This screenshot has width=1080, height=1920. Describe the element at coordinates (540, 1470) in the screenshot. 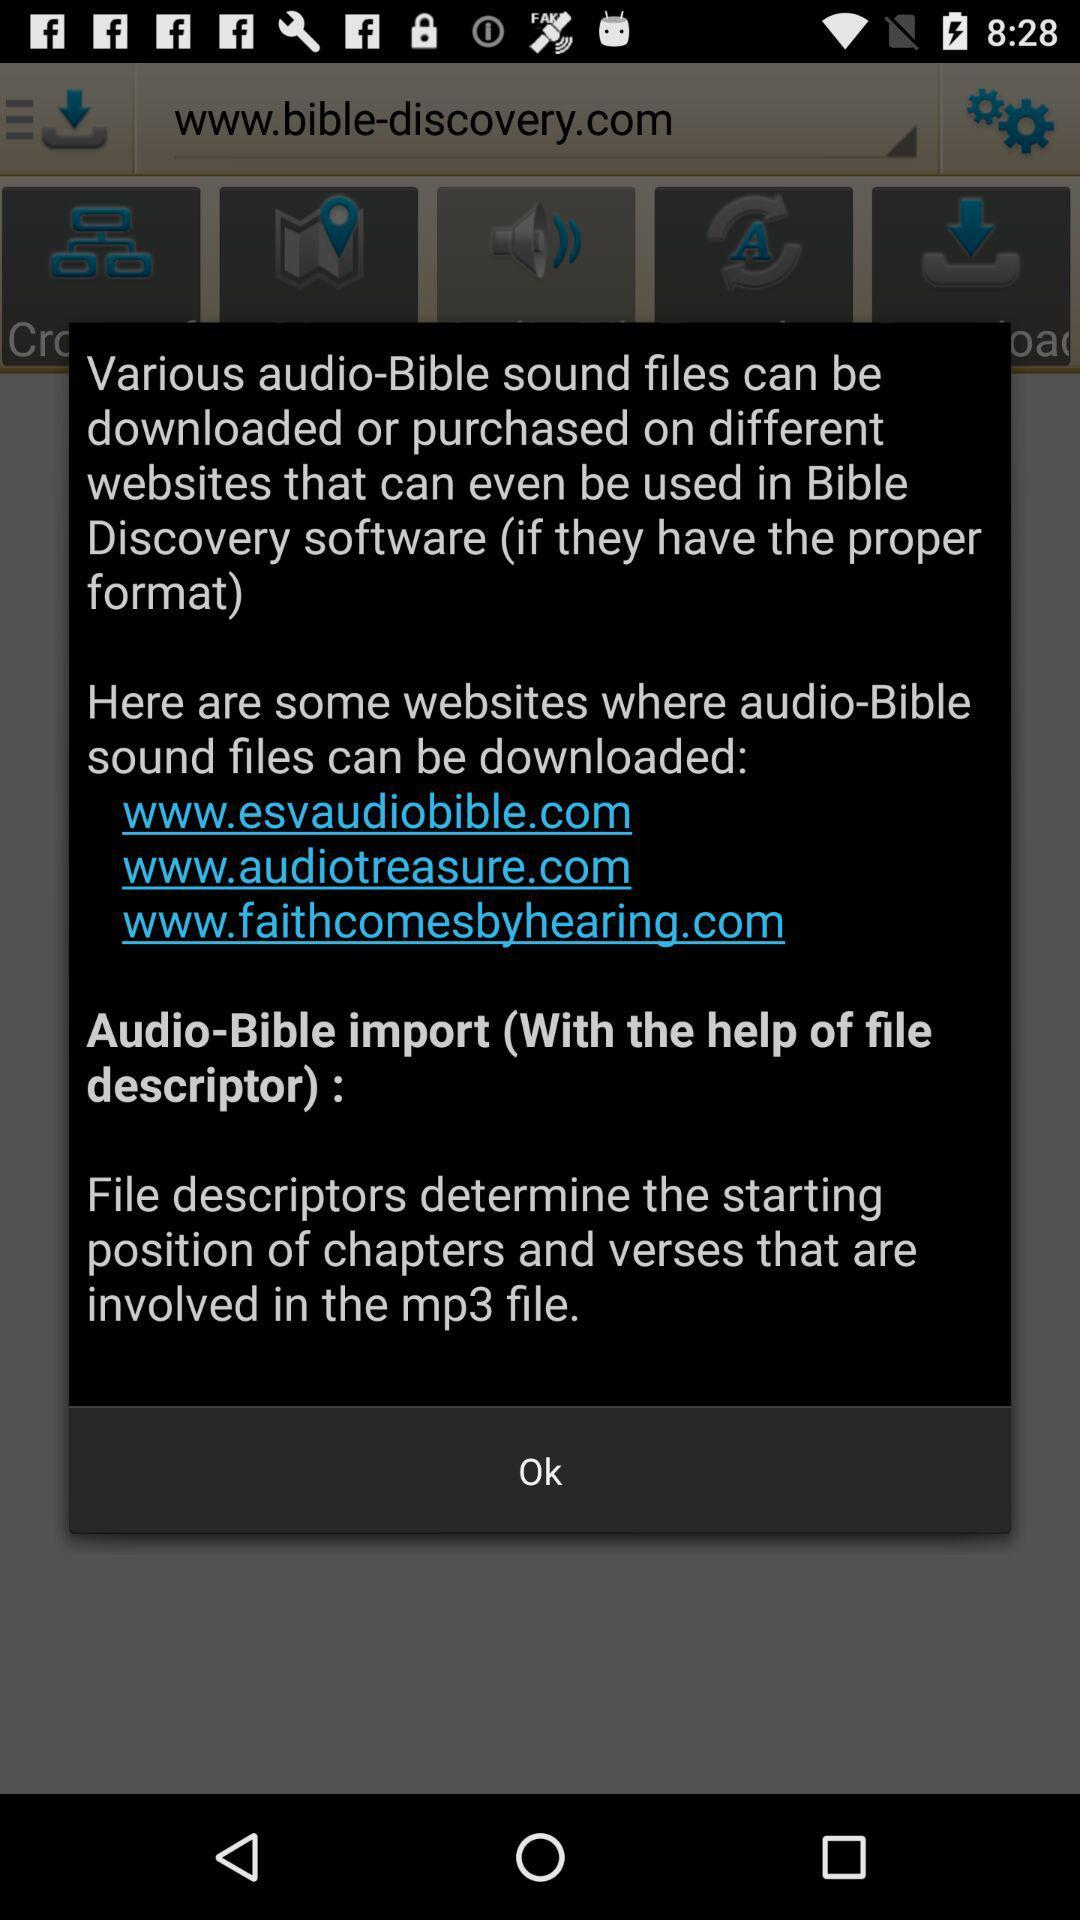

I see `the icon at the bottom` at that location.